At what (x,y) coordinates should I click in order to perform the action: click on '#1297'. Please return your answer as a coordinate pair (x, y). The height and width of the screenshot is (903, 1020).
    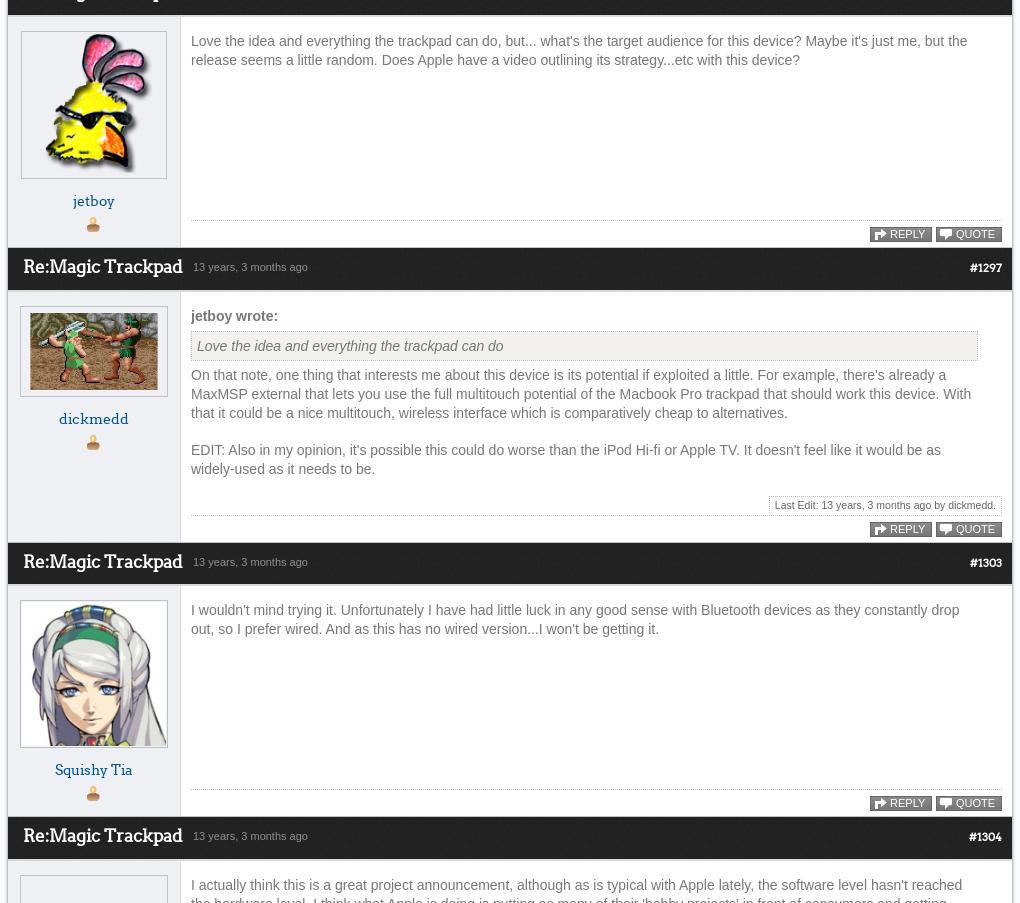
    Looking at the image, I should click on (986, 268).